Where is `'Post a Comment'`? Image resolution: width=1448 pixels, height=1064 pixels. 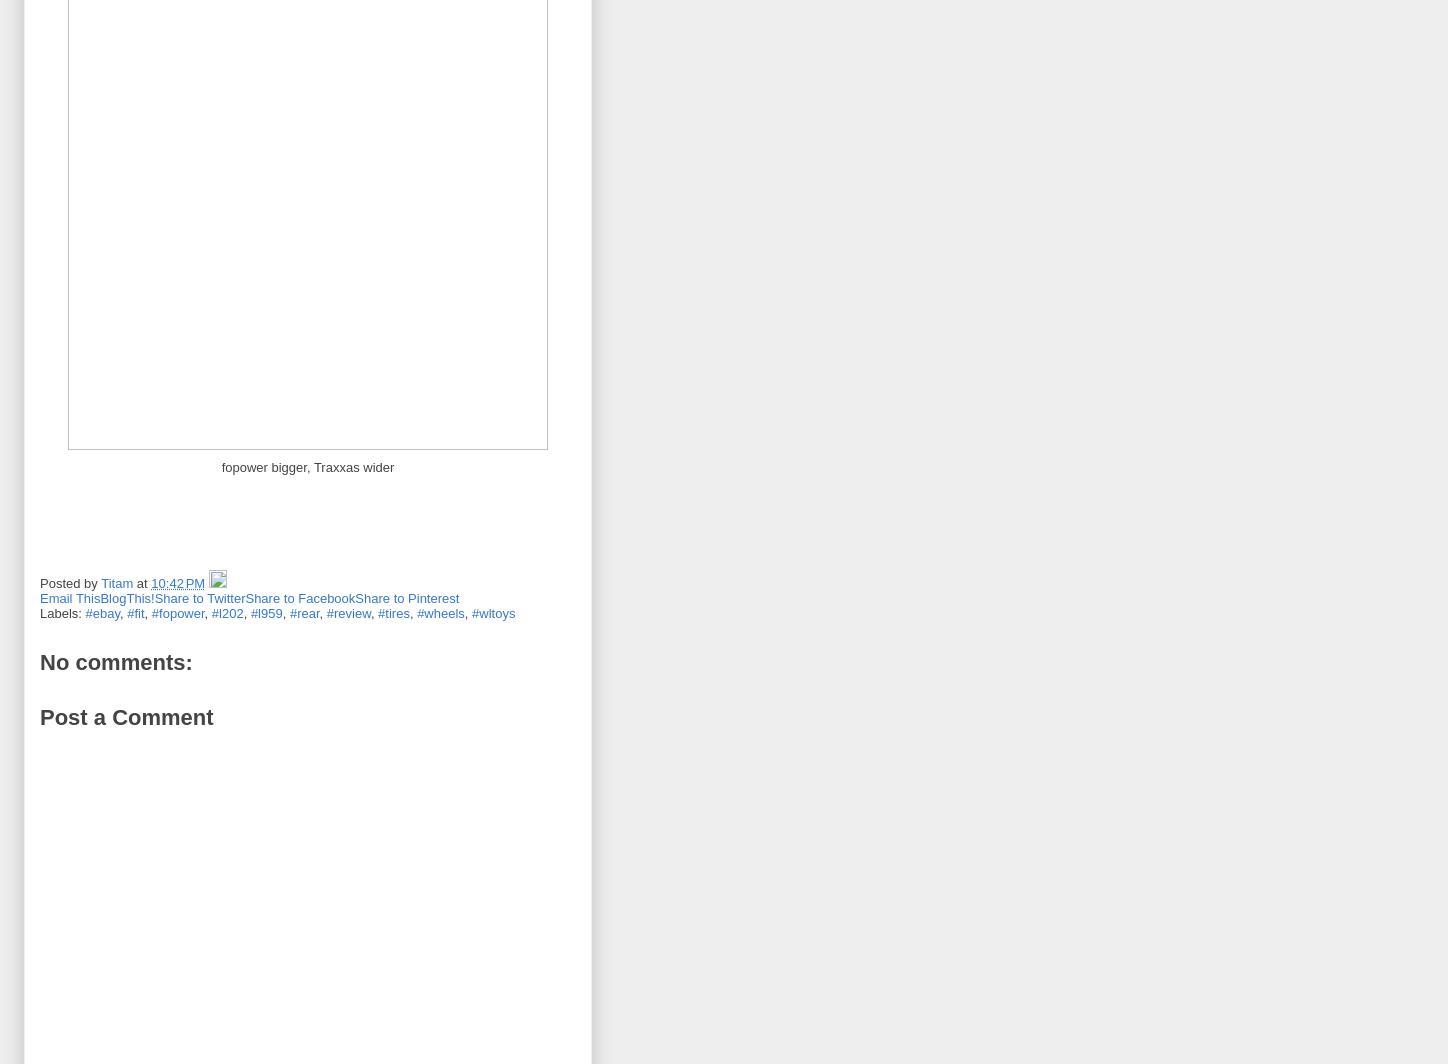
'Post a Comment' is located at coordinates (125, 717).